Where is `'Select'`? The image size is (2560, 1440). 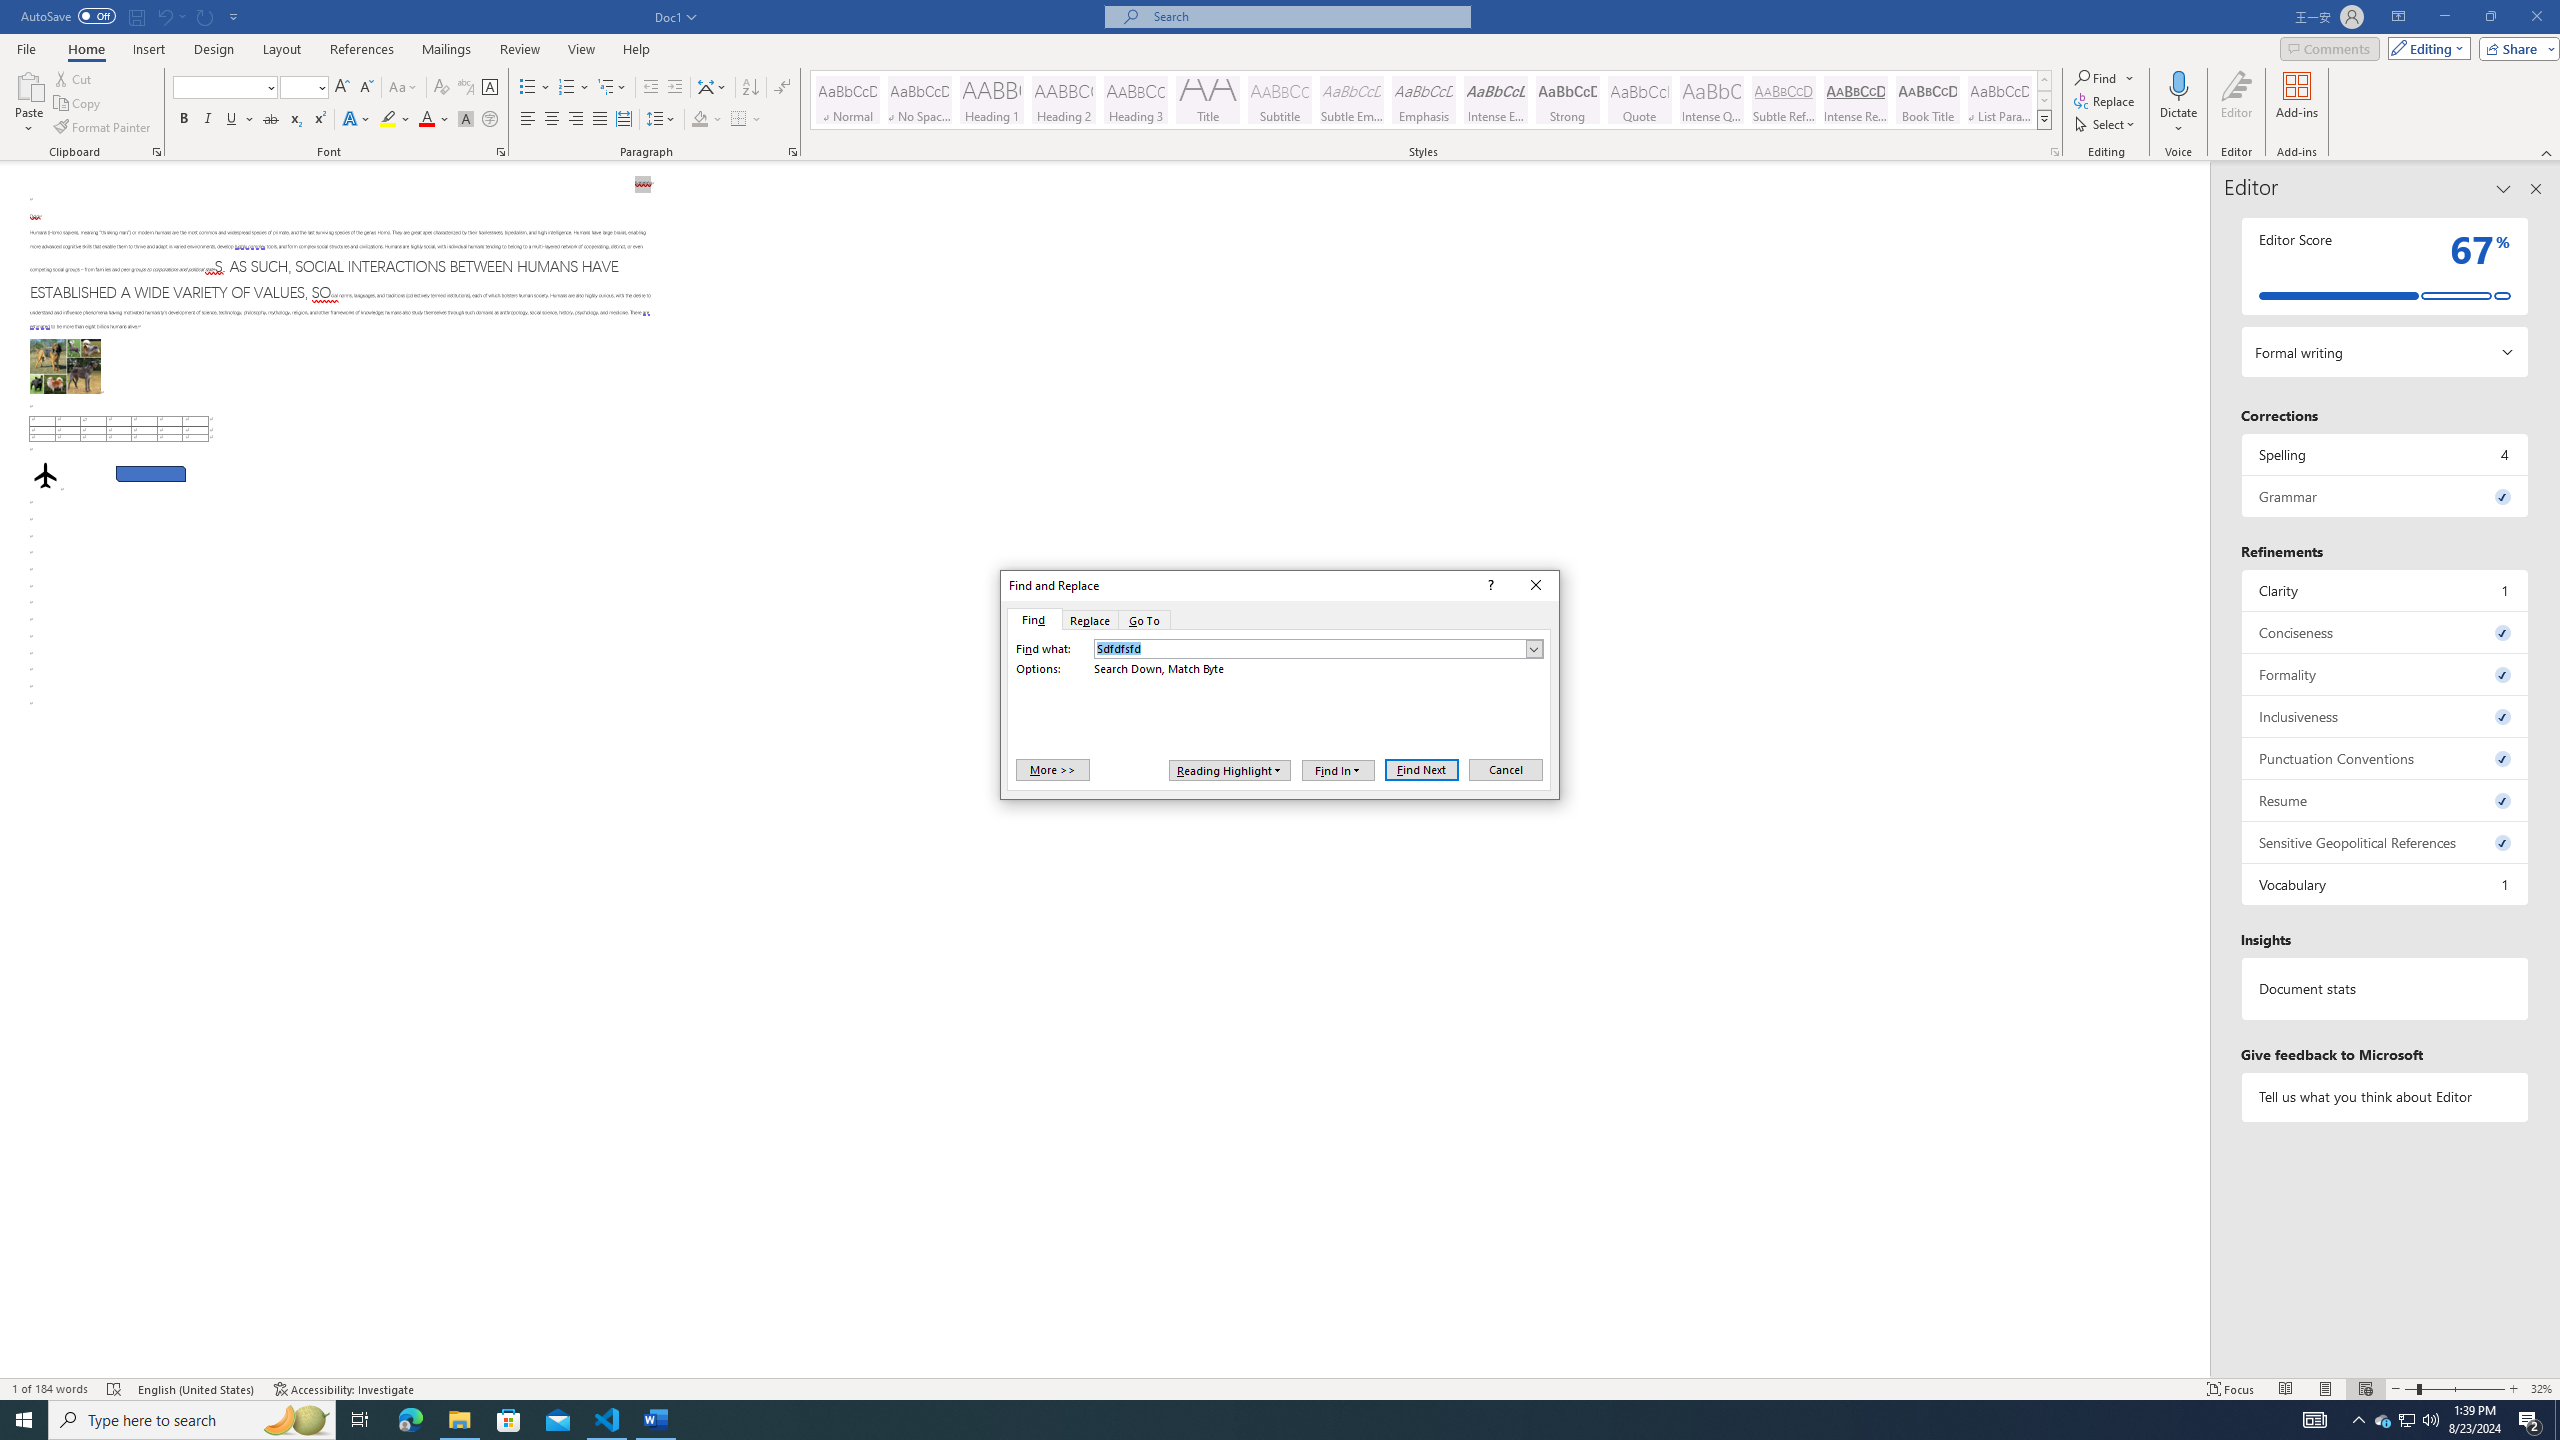 'Select' is located at coordinates (2106, 122).